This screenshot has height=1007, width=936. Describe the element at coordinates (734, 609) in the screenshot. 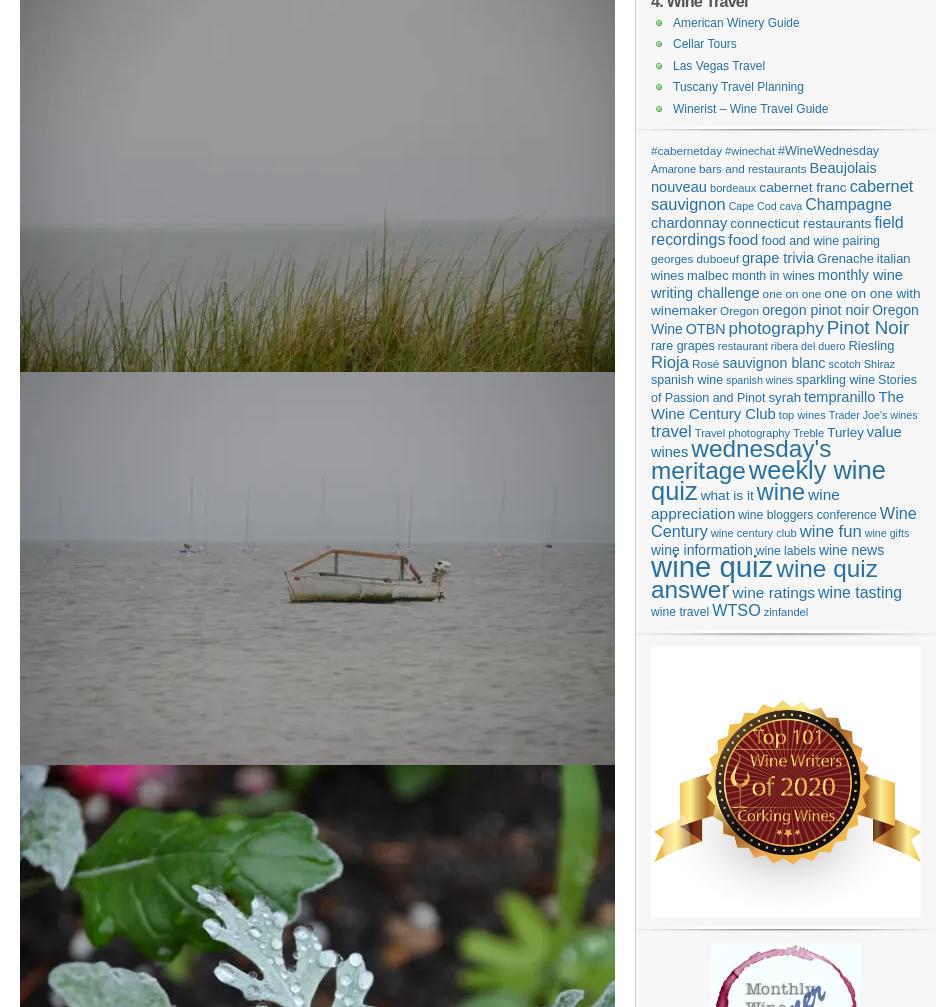

I see `'WTSO'` at that location.